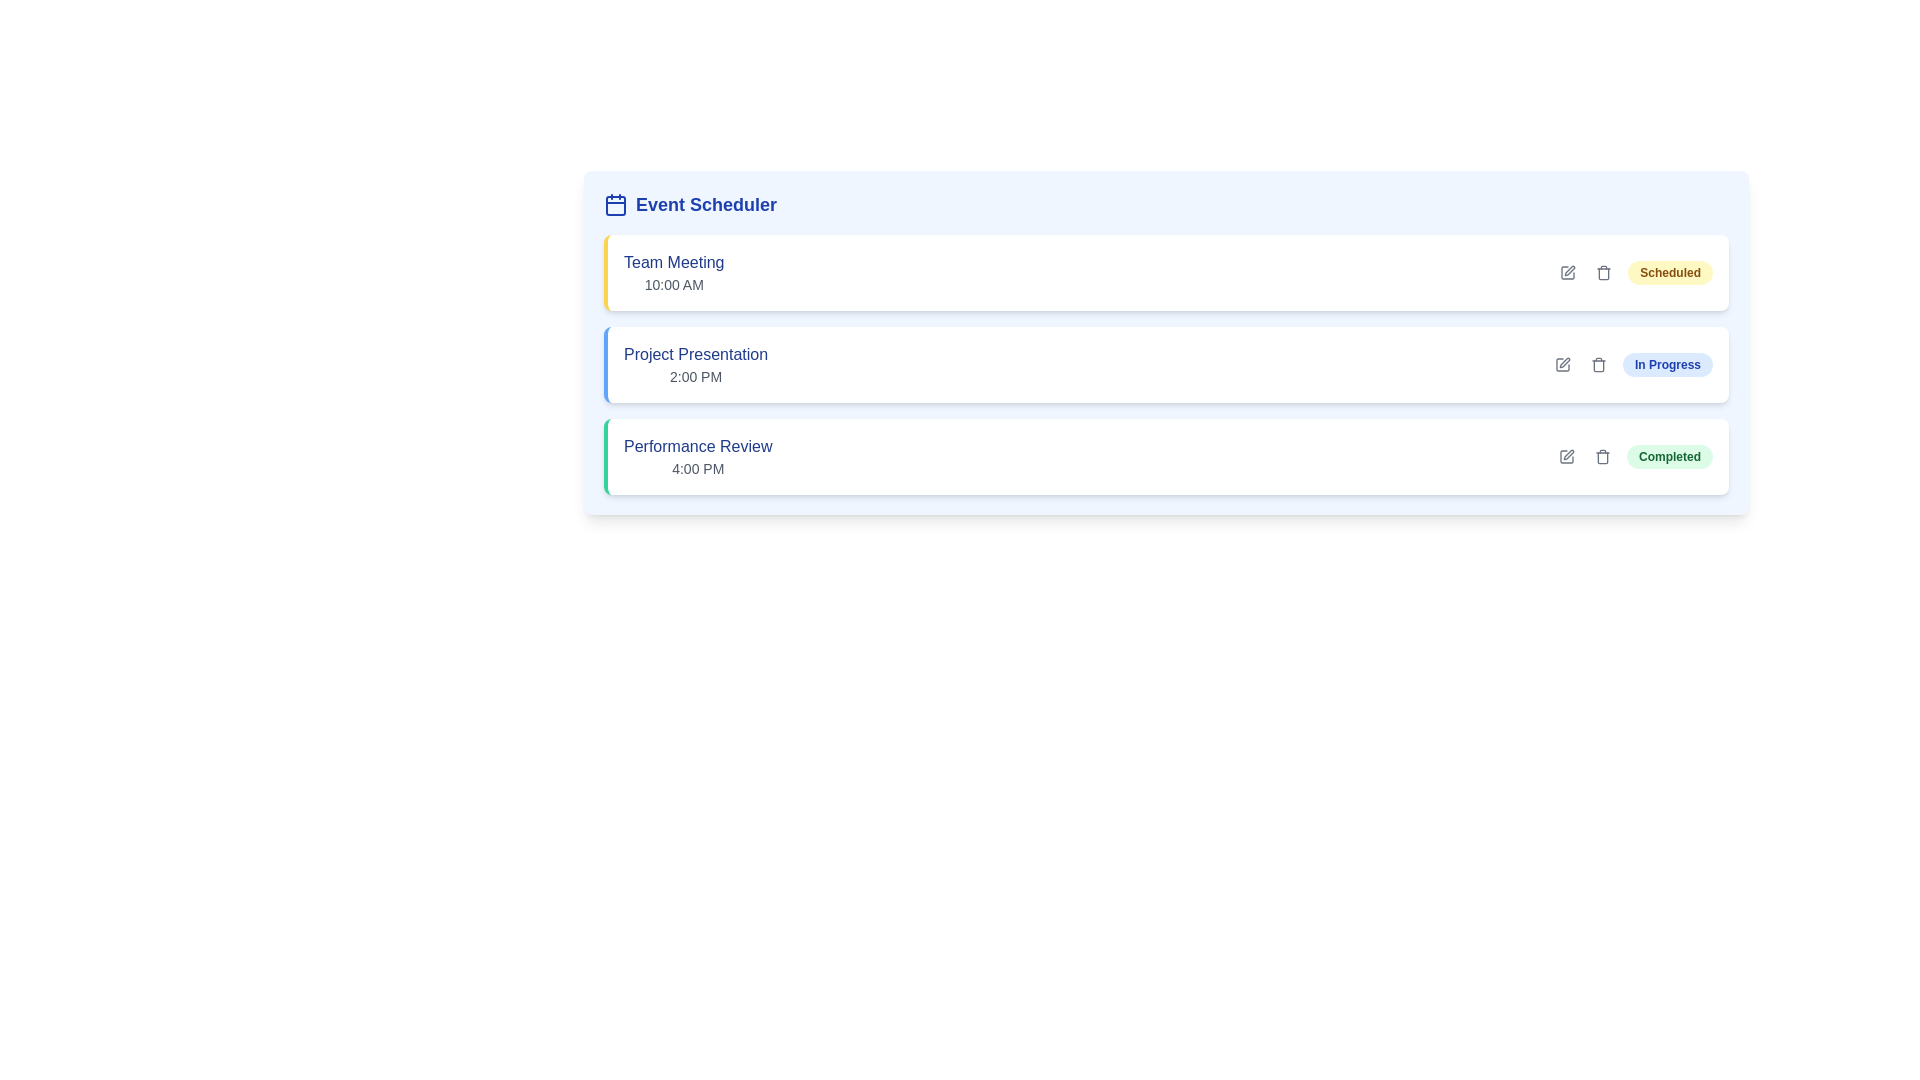 The image size is (1920, 1080). I want to click on the icon button in the 'Project Presentation' section of the 'Event Scheduler' interface, so click(1561, 365).